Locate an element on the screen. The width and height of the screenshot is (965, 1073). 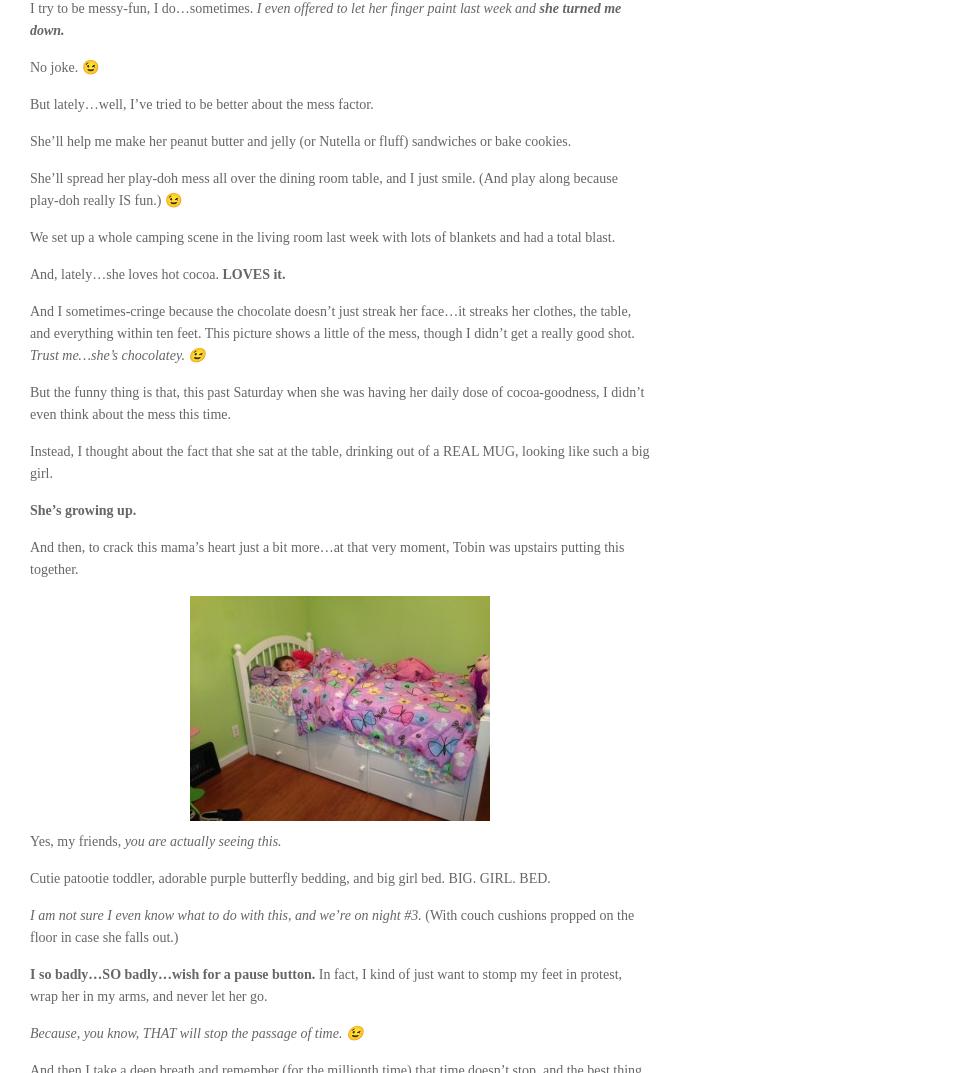
'But lately…well, I’ve tried to be better about the mess factor.' is located at coordinates (201, 104).